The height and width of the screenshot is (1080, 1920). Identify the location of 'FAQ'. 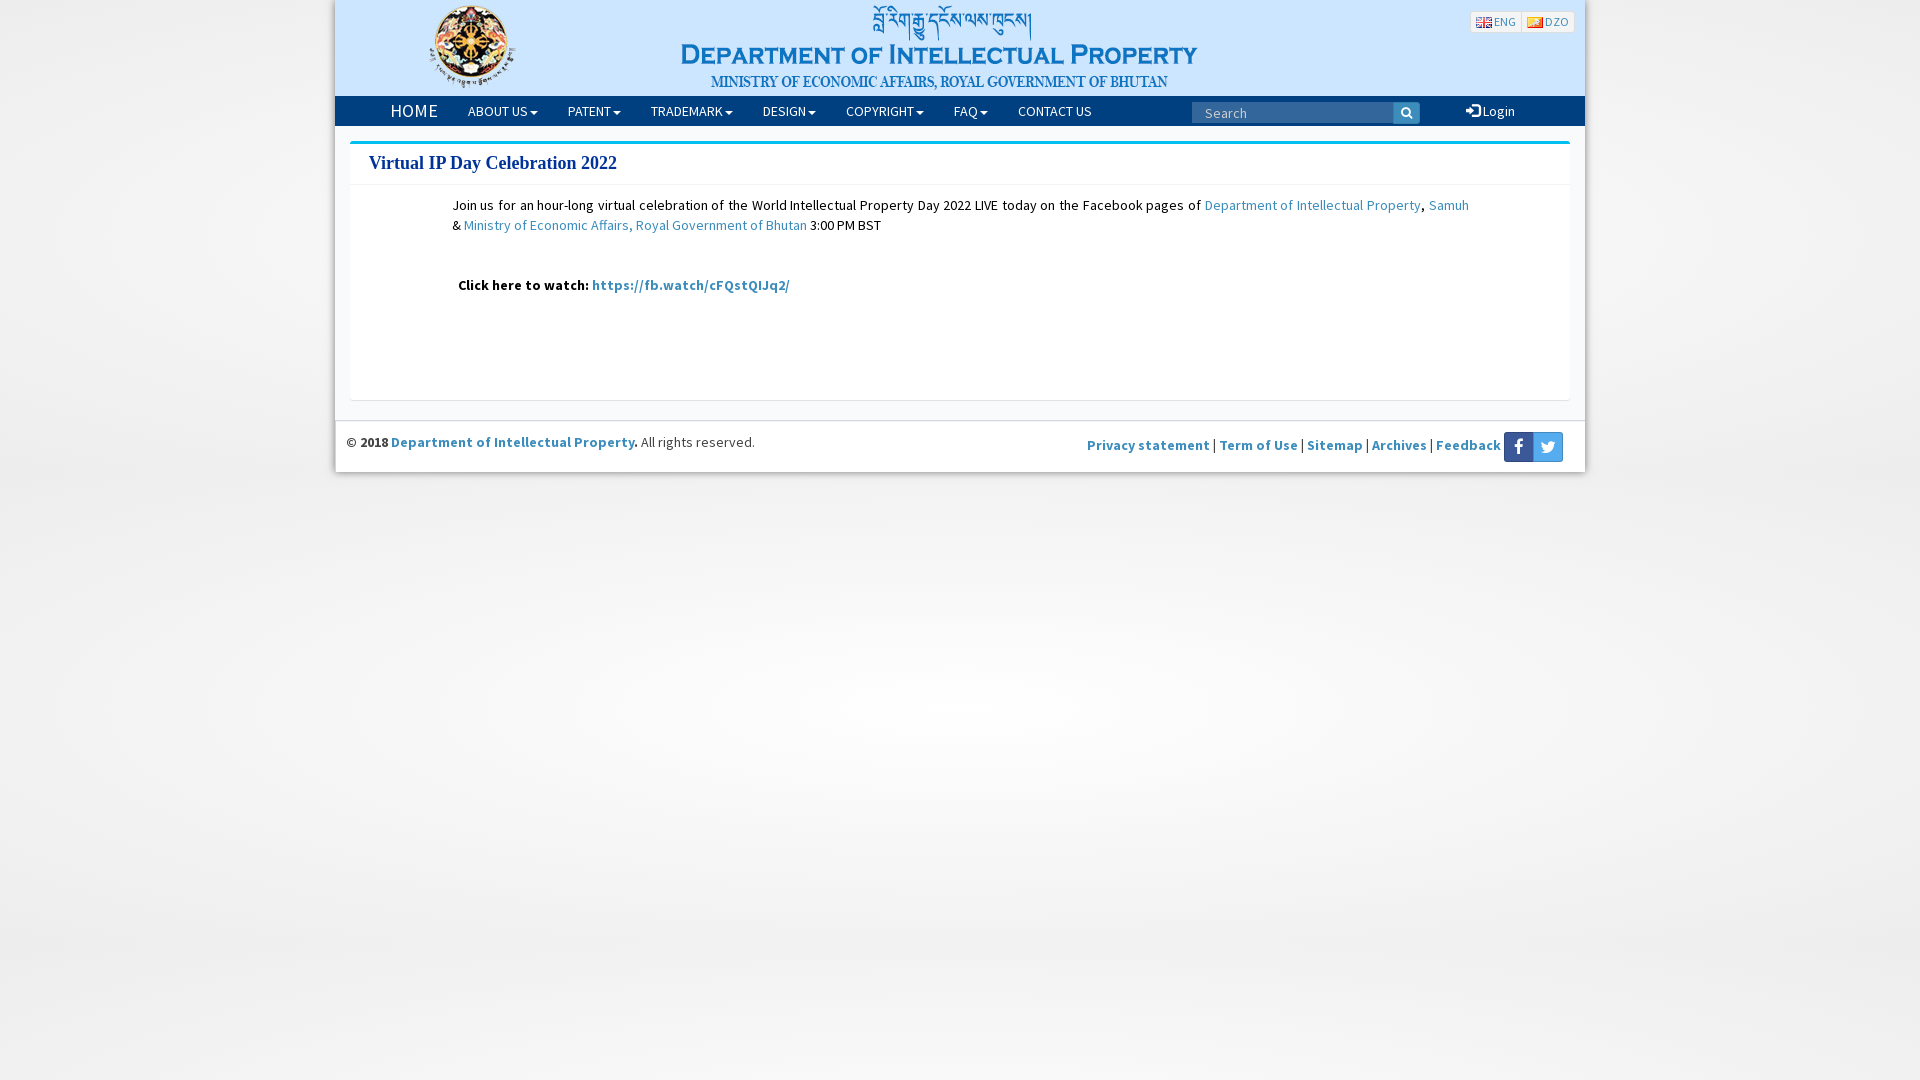
(970, 111).